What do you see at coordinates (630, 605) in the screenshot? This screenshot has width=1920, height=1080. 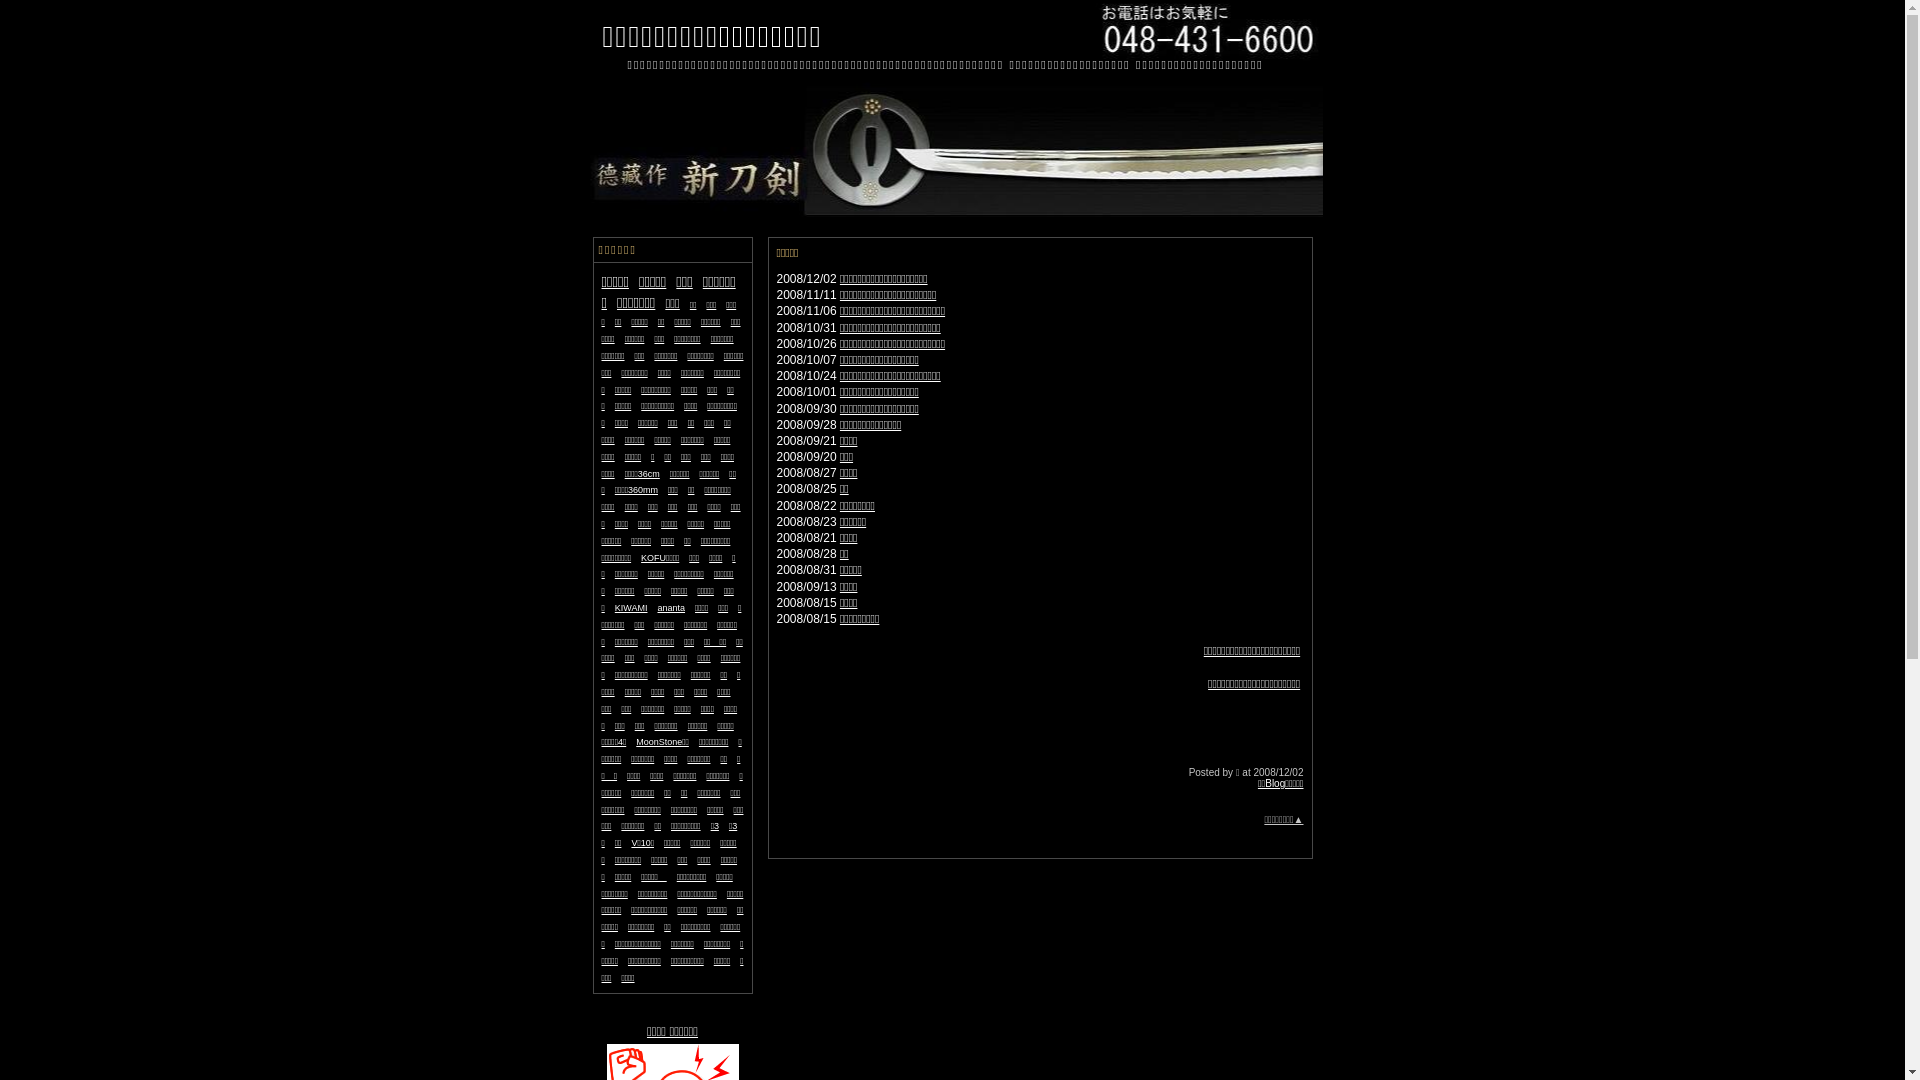 I see `'KIWAMI'` at bounding box center [630, 605].